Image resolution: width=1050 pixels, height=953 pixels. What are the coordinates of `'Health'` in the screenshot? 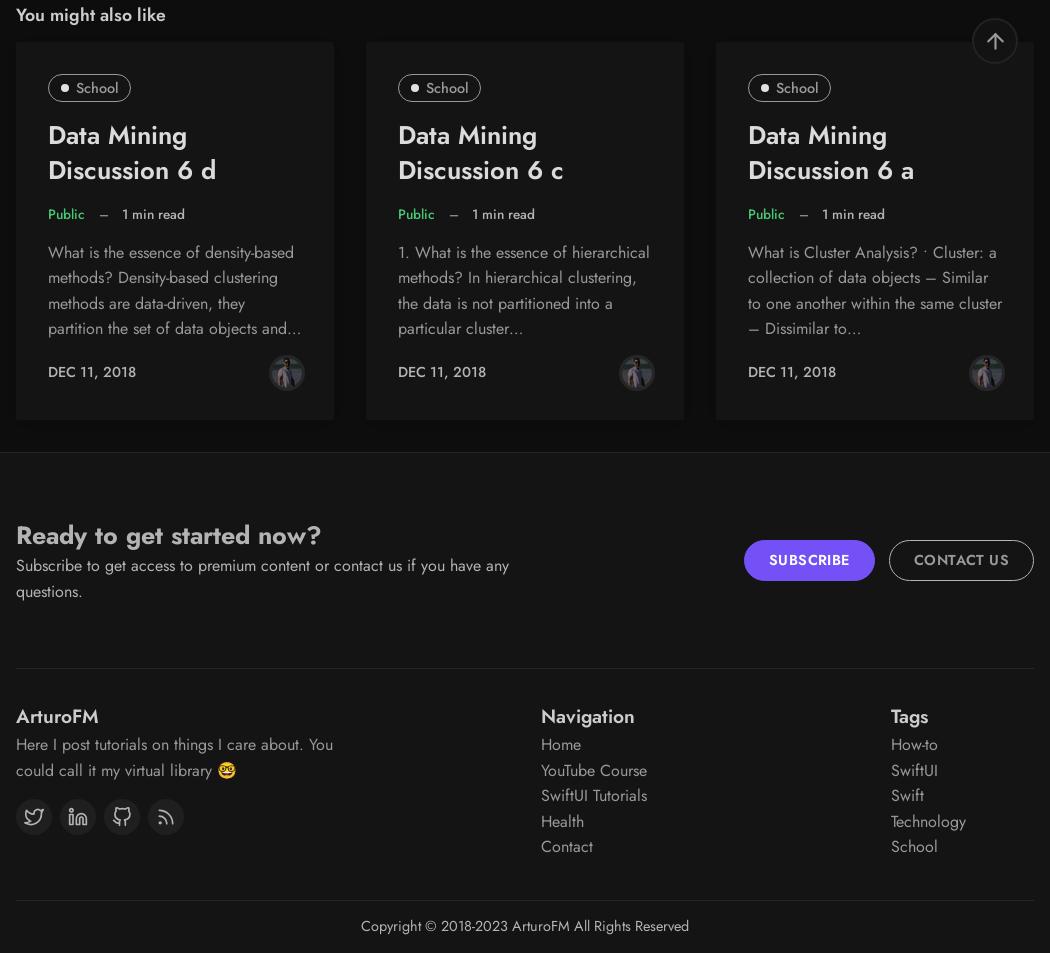 It's located at (540, 820).